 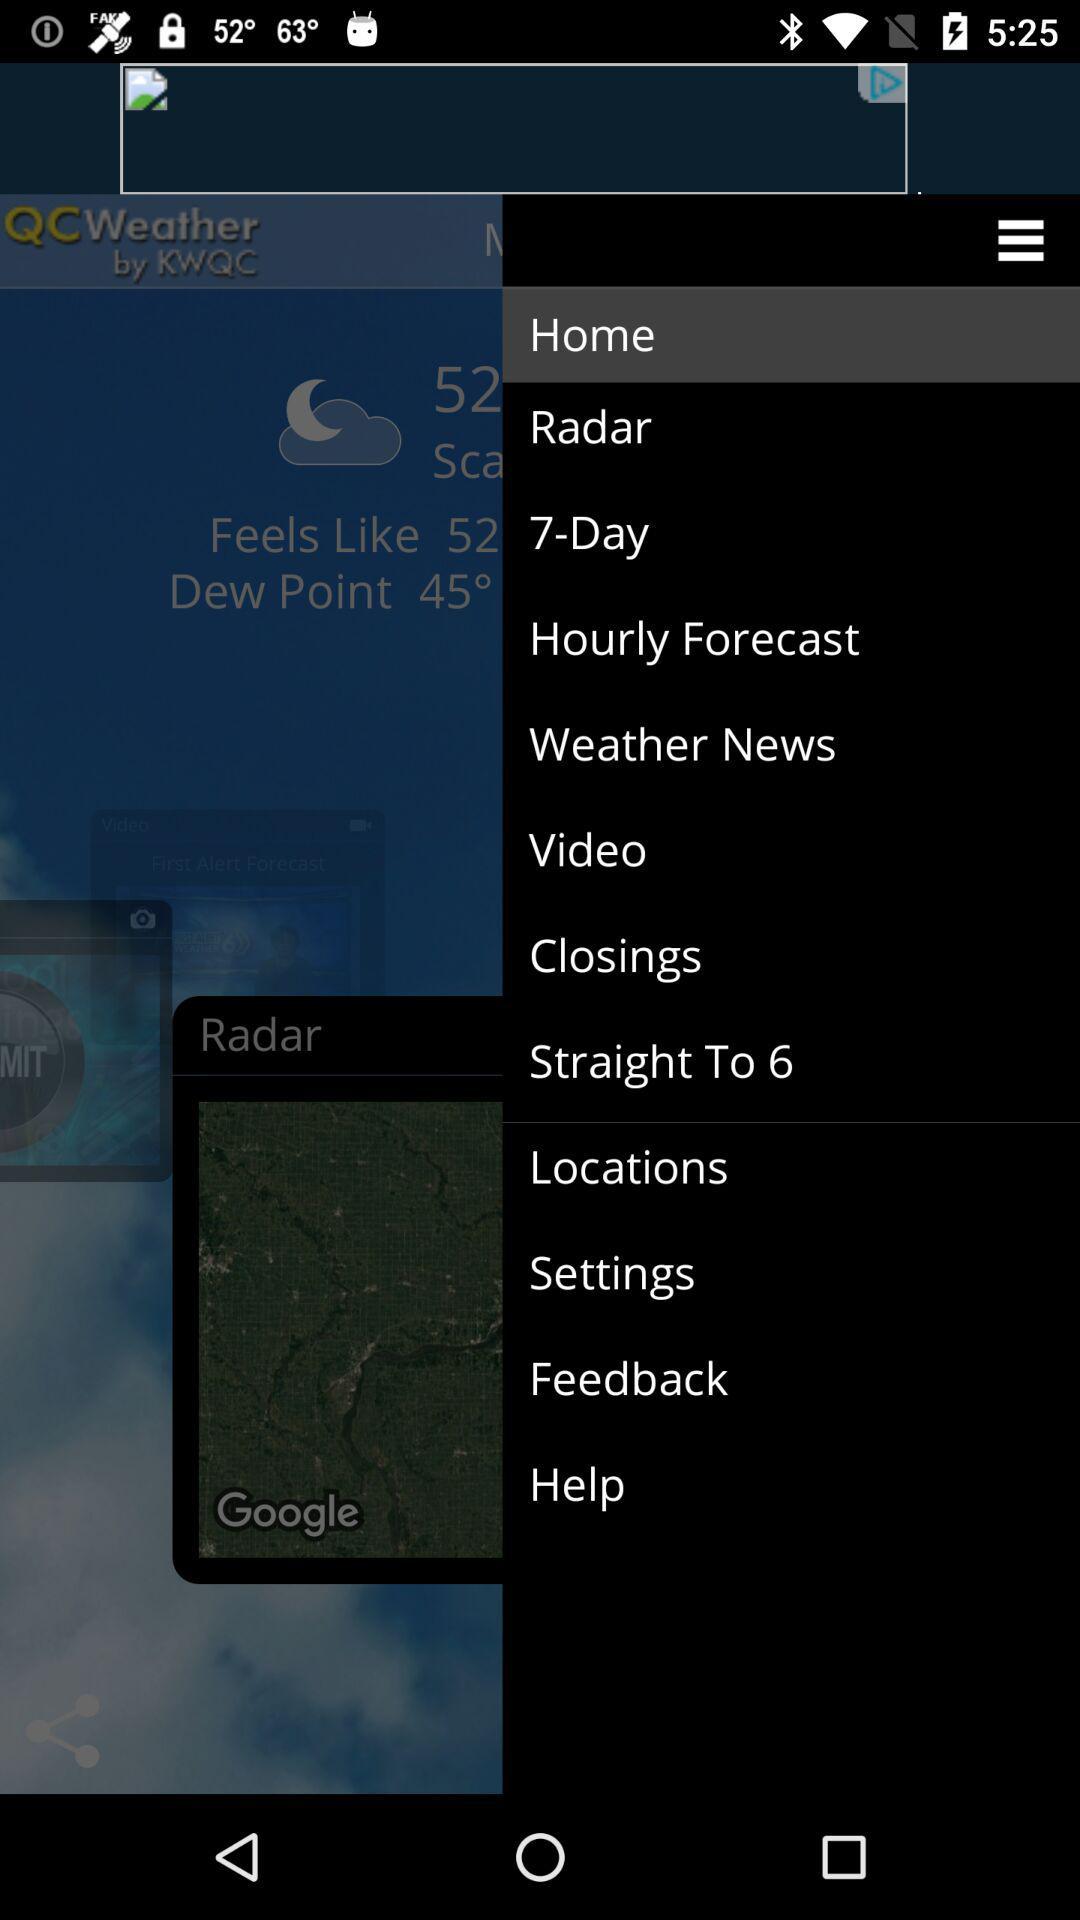 What do you see at coordinates (61, 1730) in the screenshot?
I see `the share icon` at bounding box center [61, 1730].